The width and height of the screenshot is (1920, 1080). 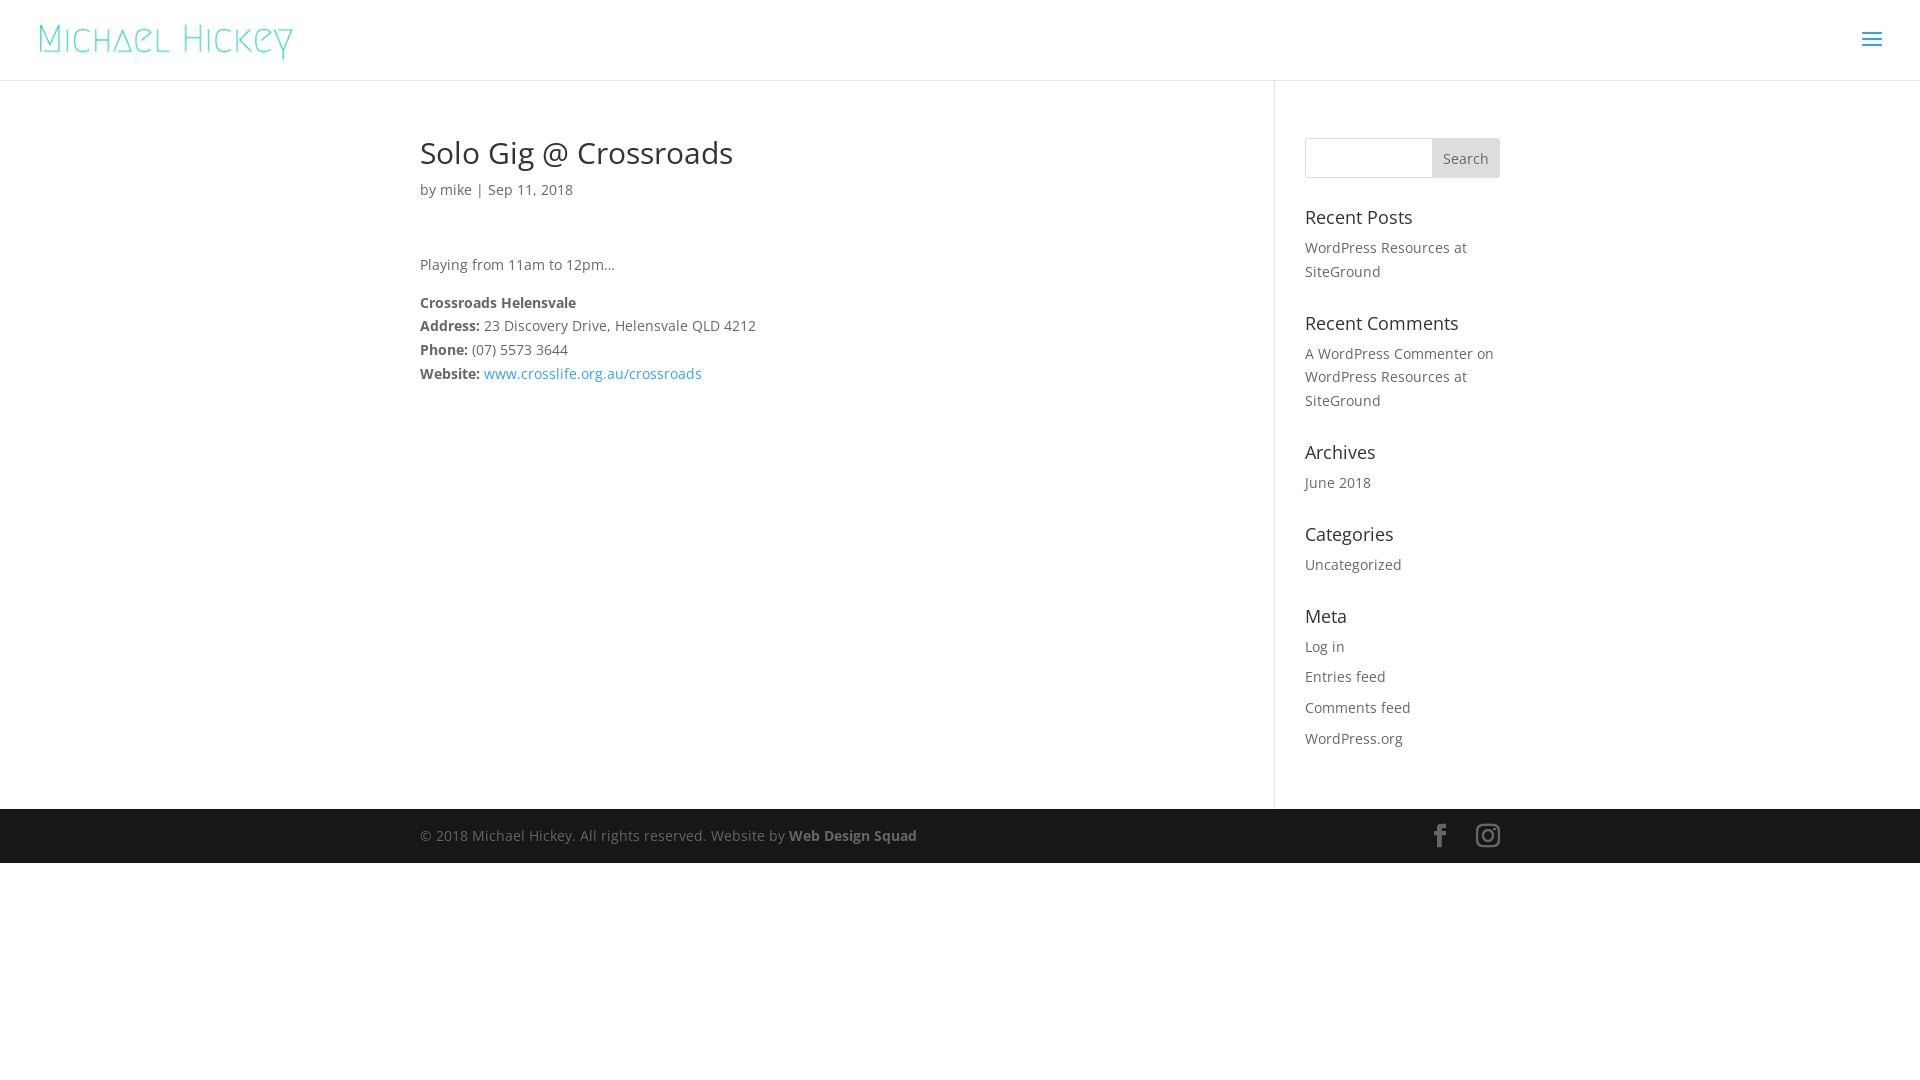 I want to click on 'Uncategorized', so click(x=1353, y=564).